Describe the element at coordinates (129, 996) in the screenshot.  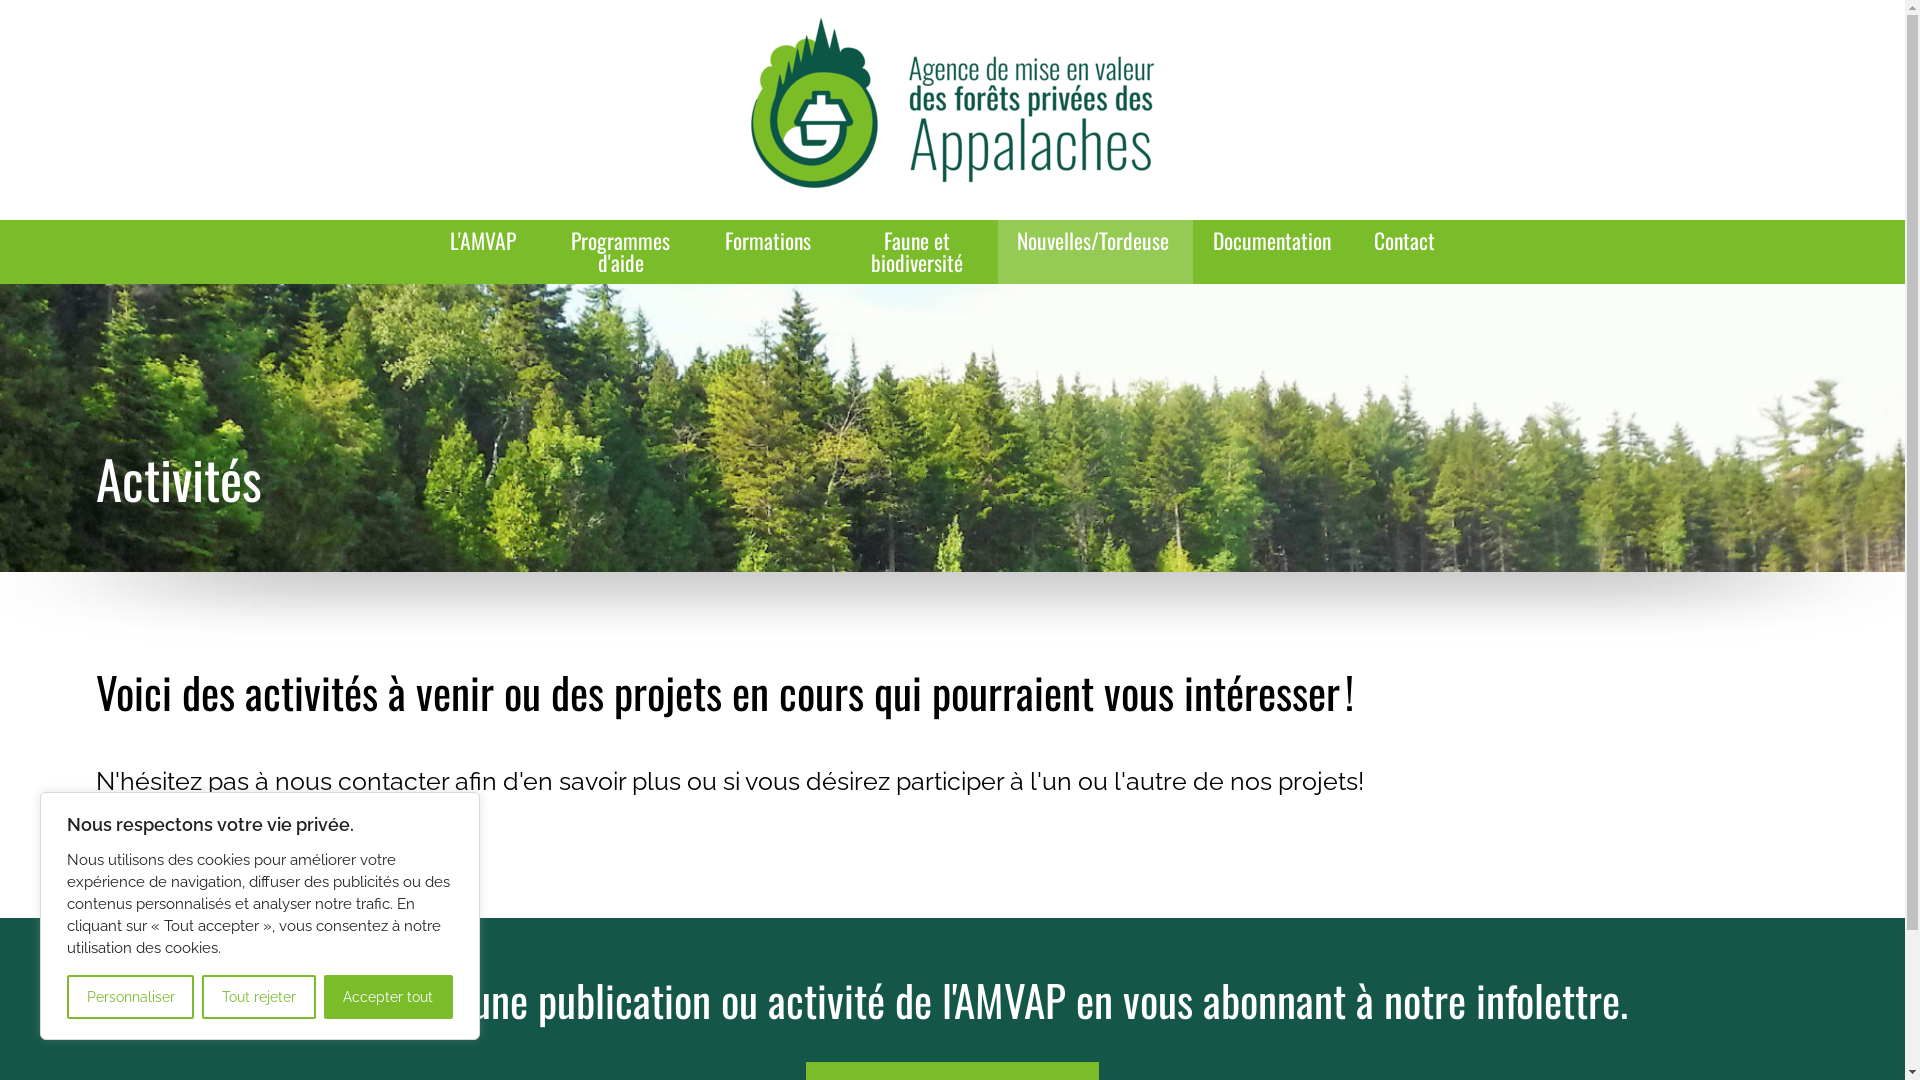
I see `'Personnaliser'` at that location.